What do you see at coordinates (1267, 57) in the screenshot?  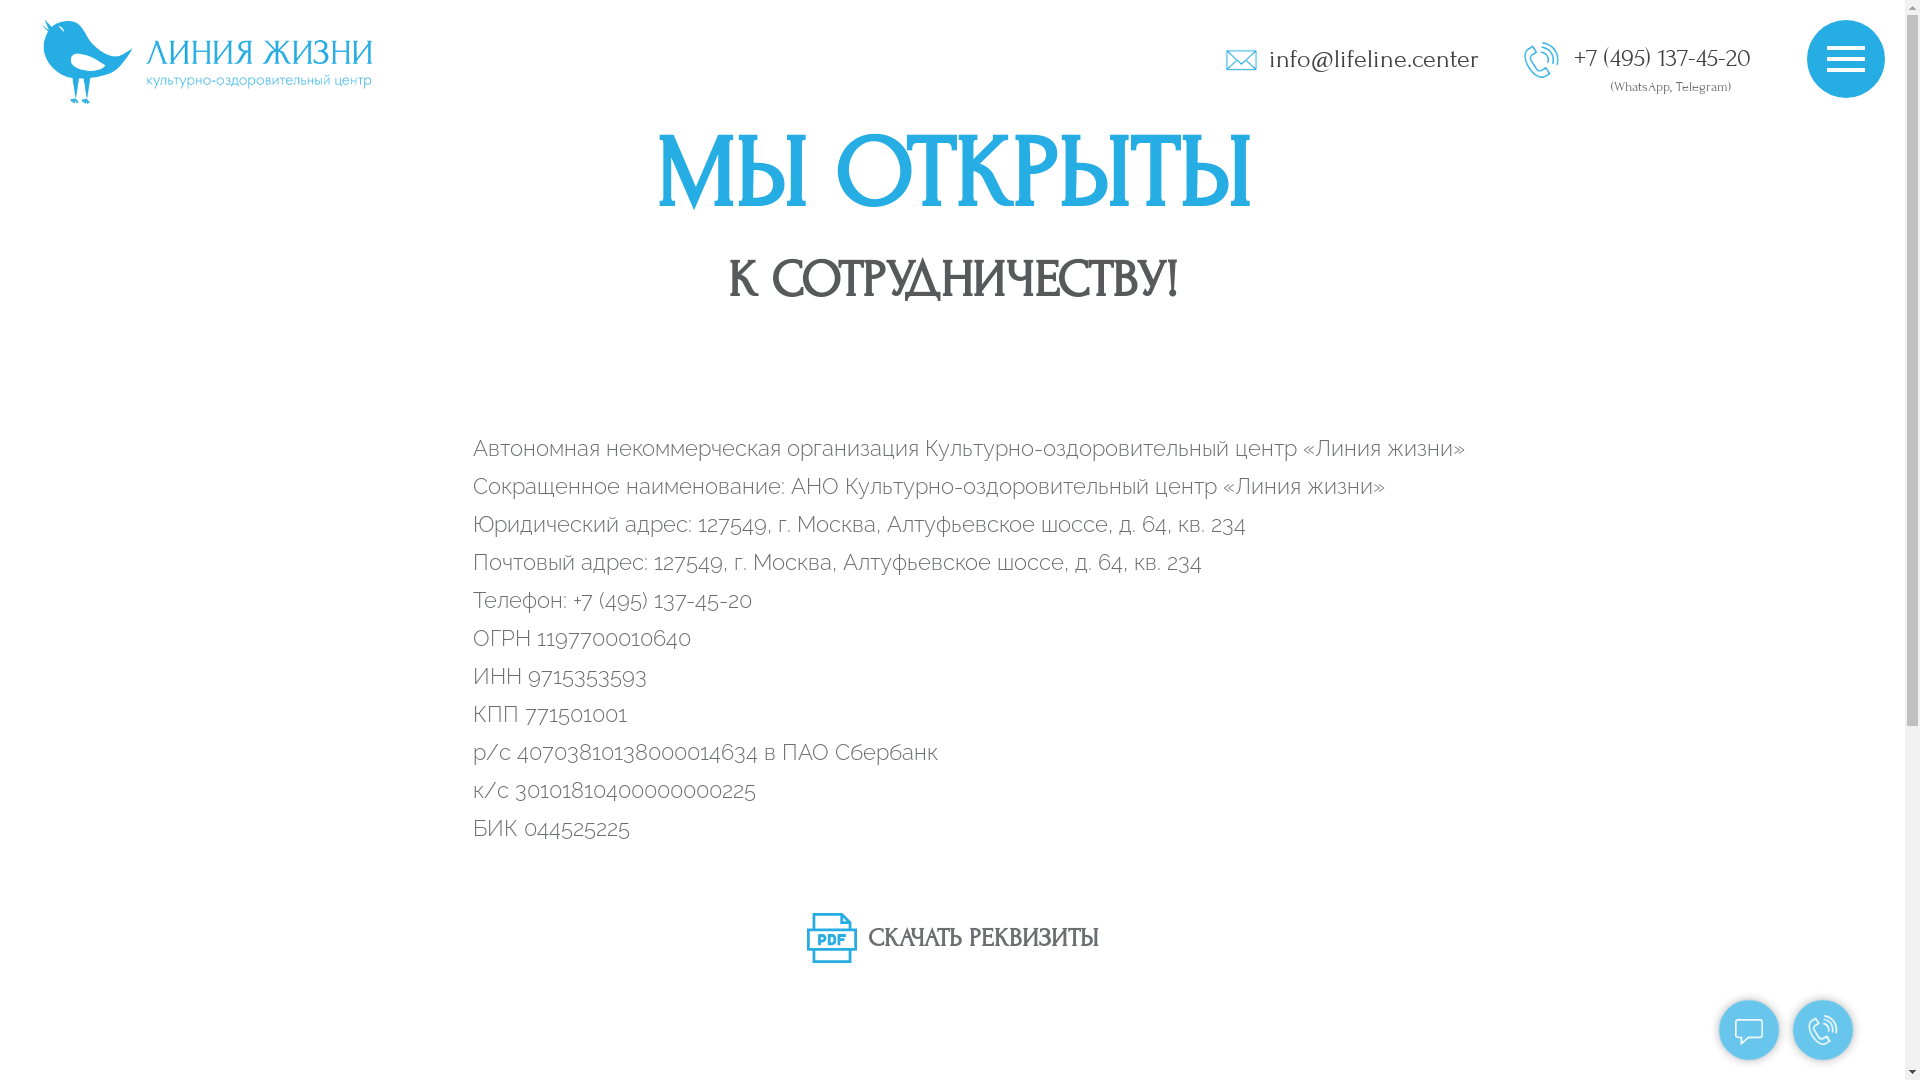 I see `'info@lifeline.center'` at bounding box center [1267, 57].